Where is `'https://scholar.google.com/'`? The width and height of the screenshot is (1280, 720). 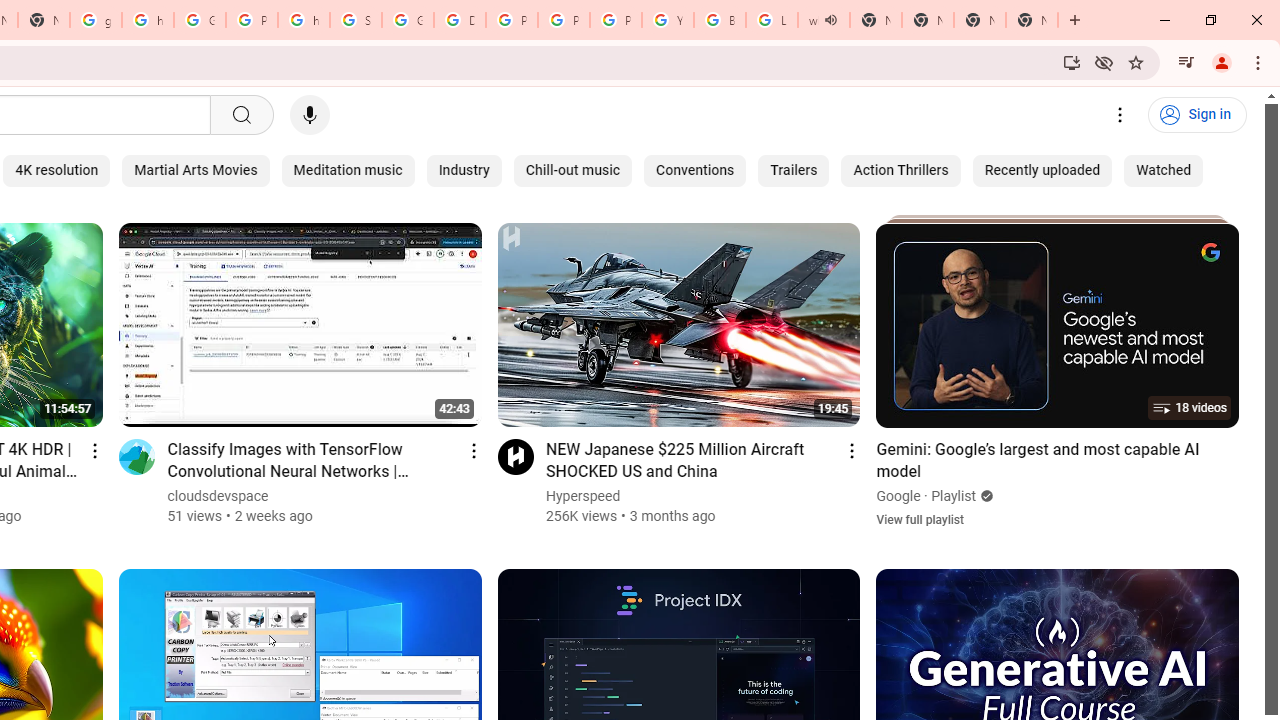 'https://scholar.google.com/' is located at coordinates (146, 20).